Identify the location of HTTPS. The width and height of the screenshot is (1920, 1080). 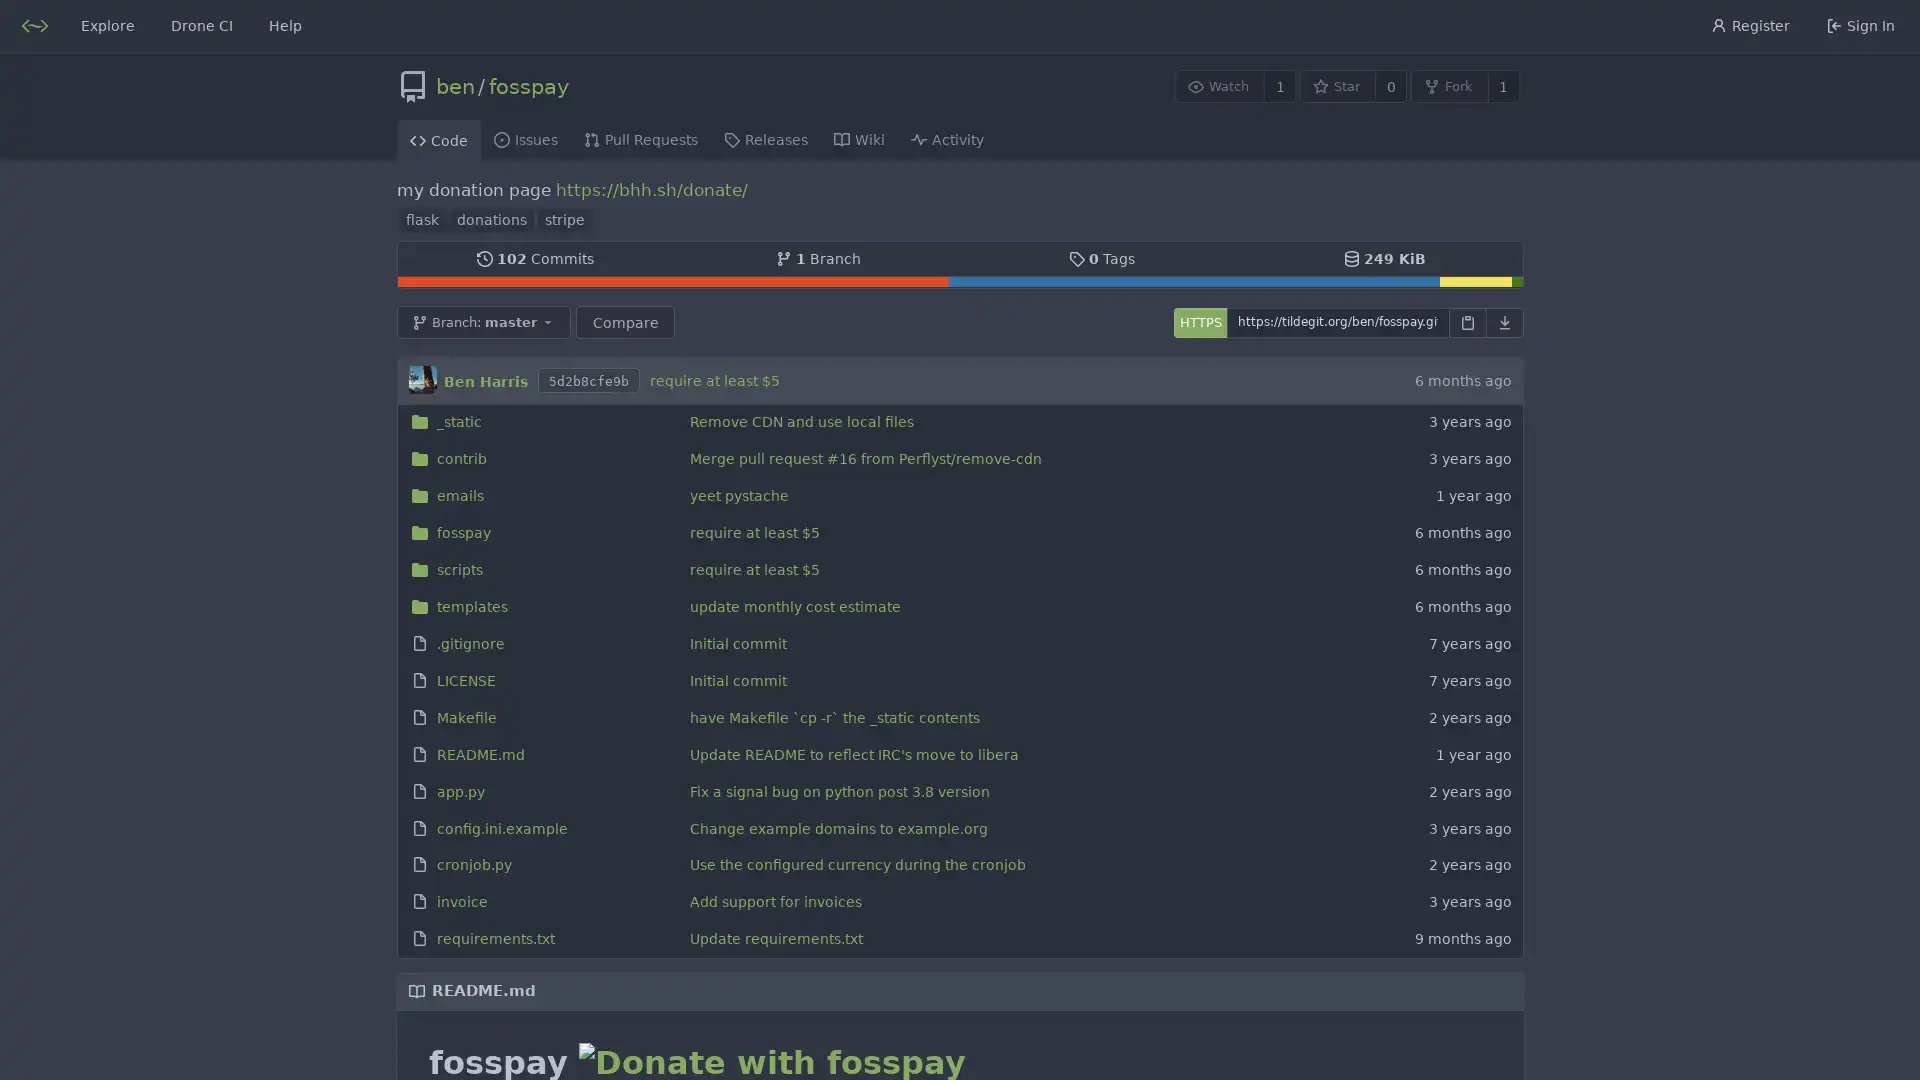
(1199, 320).